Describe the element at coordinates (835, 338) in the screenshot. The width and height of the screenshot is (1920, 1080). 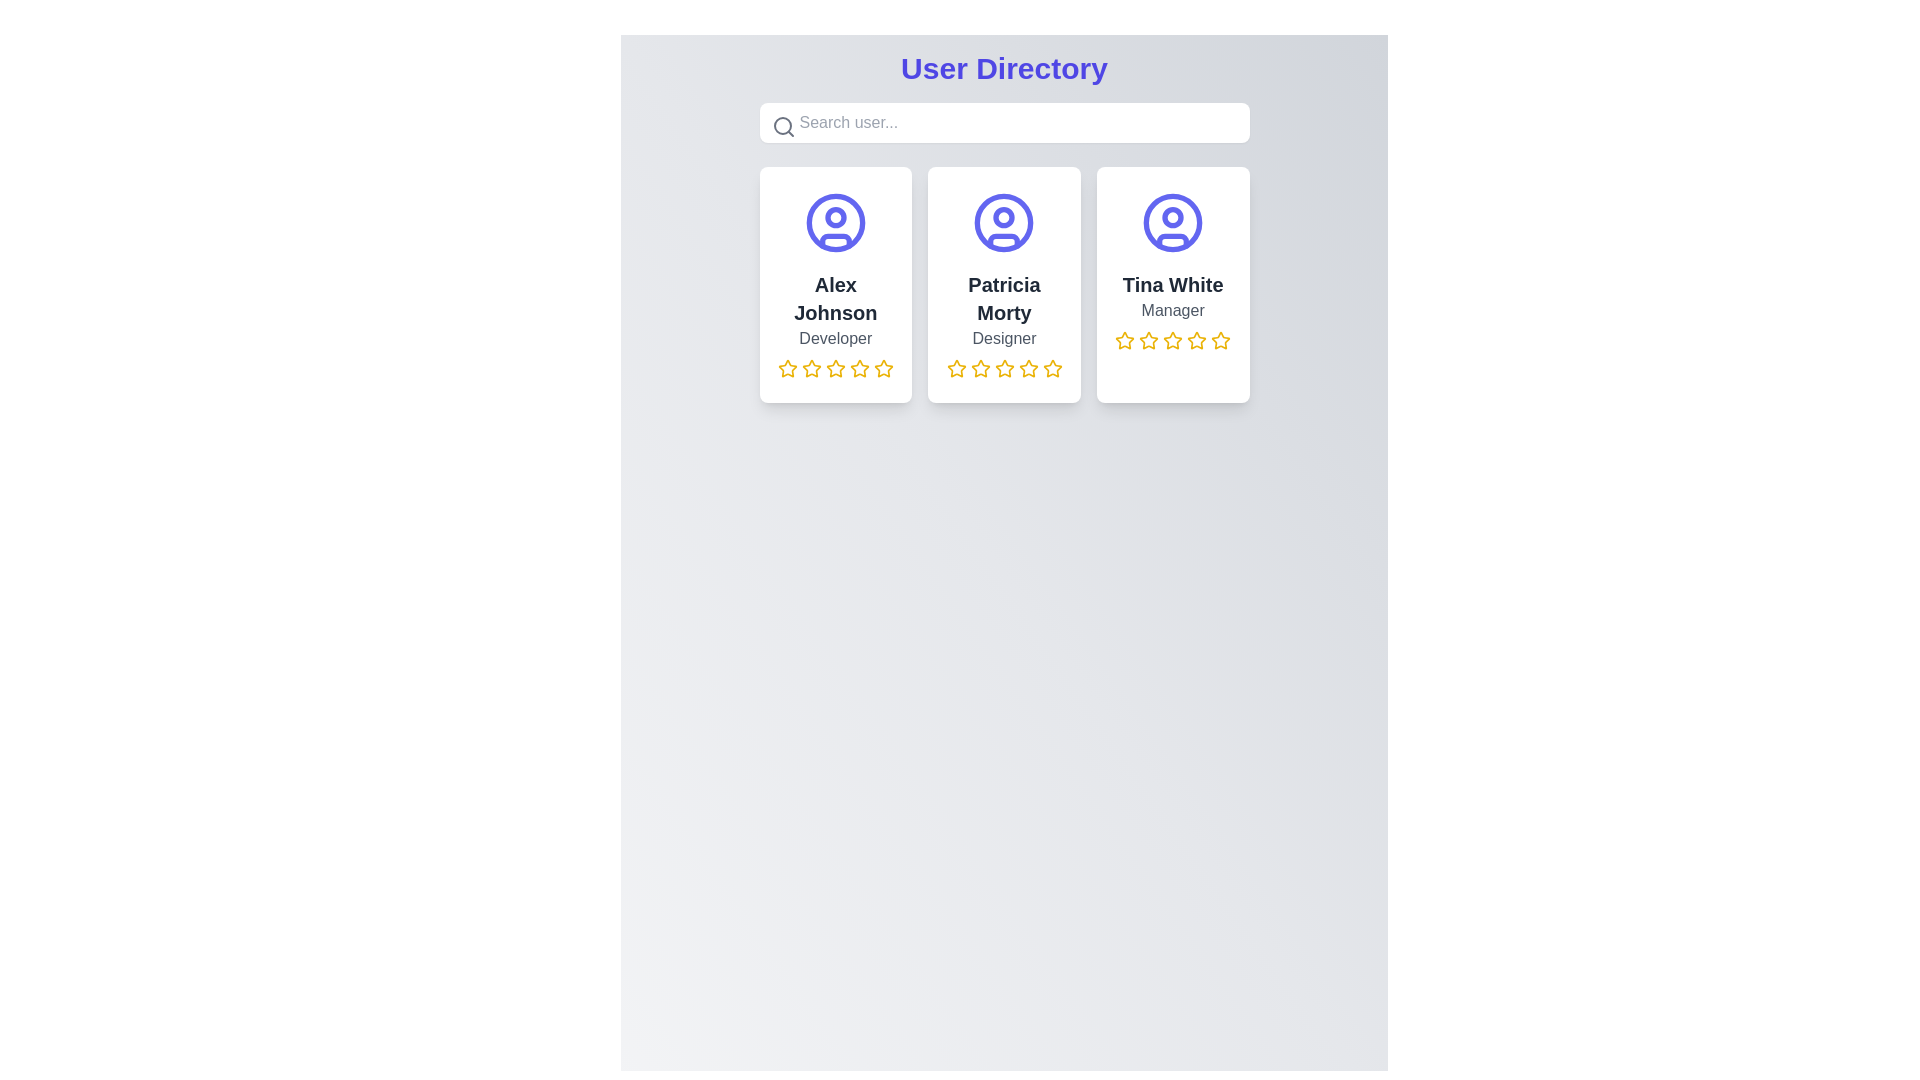
I see `the text label that contains 'Developer', which is located below the name 'Alex Johnson' in the user card` at that location.